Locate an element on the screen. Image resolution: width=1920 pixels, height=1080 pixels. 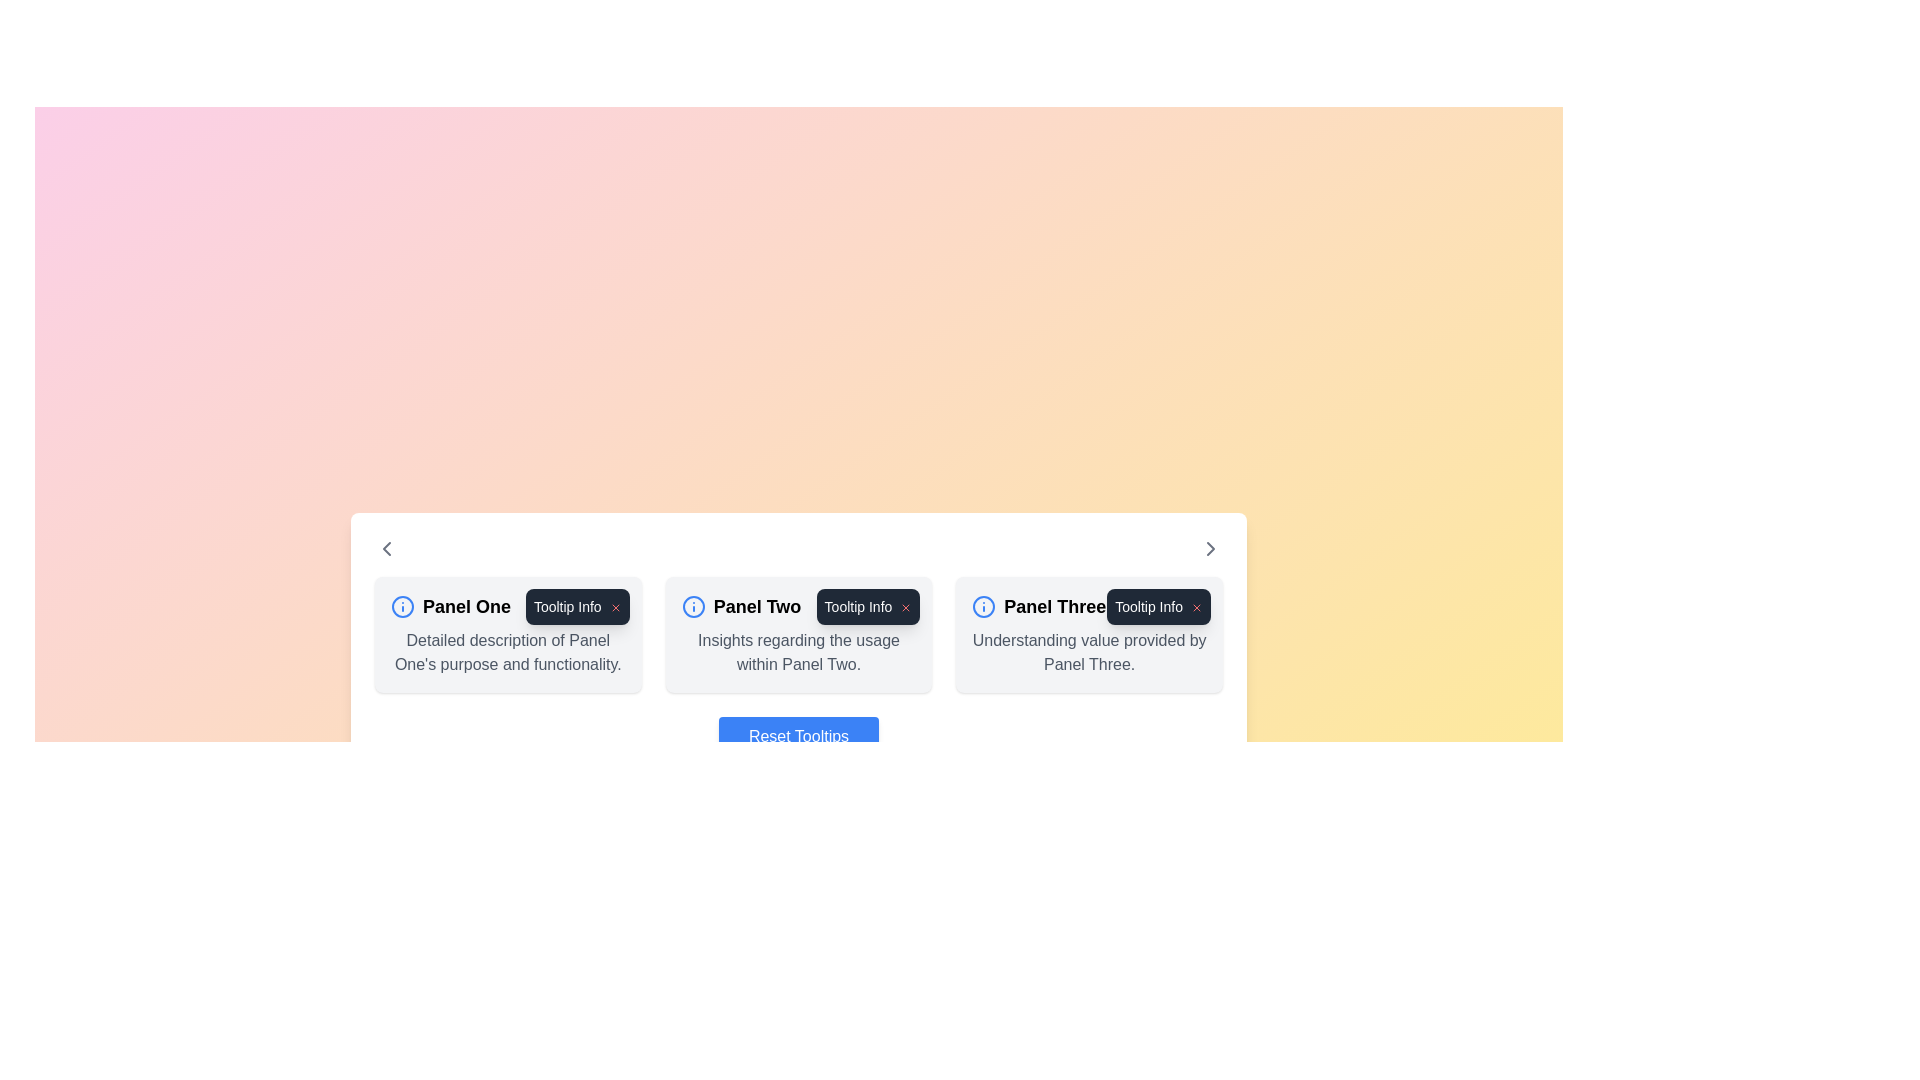
the 'X' icon on the gray tooltip labeled 'Tooltip Info' is located at coordinates (576, 605).